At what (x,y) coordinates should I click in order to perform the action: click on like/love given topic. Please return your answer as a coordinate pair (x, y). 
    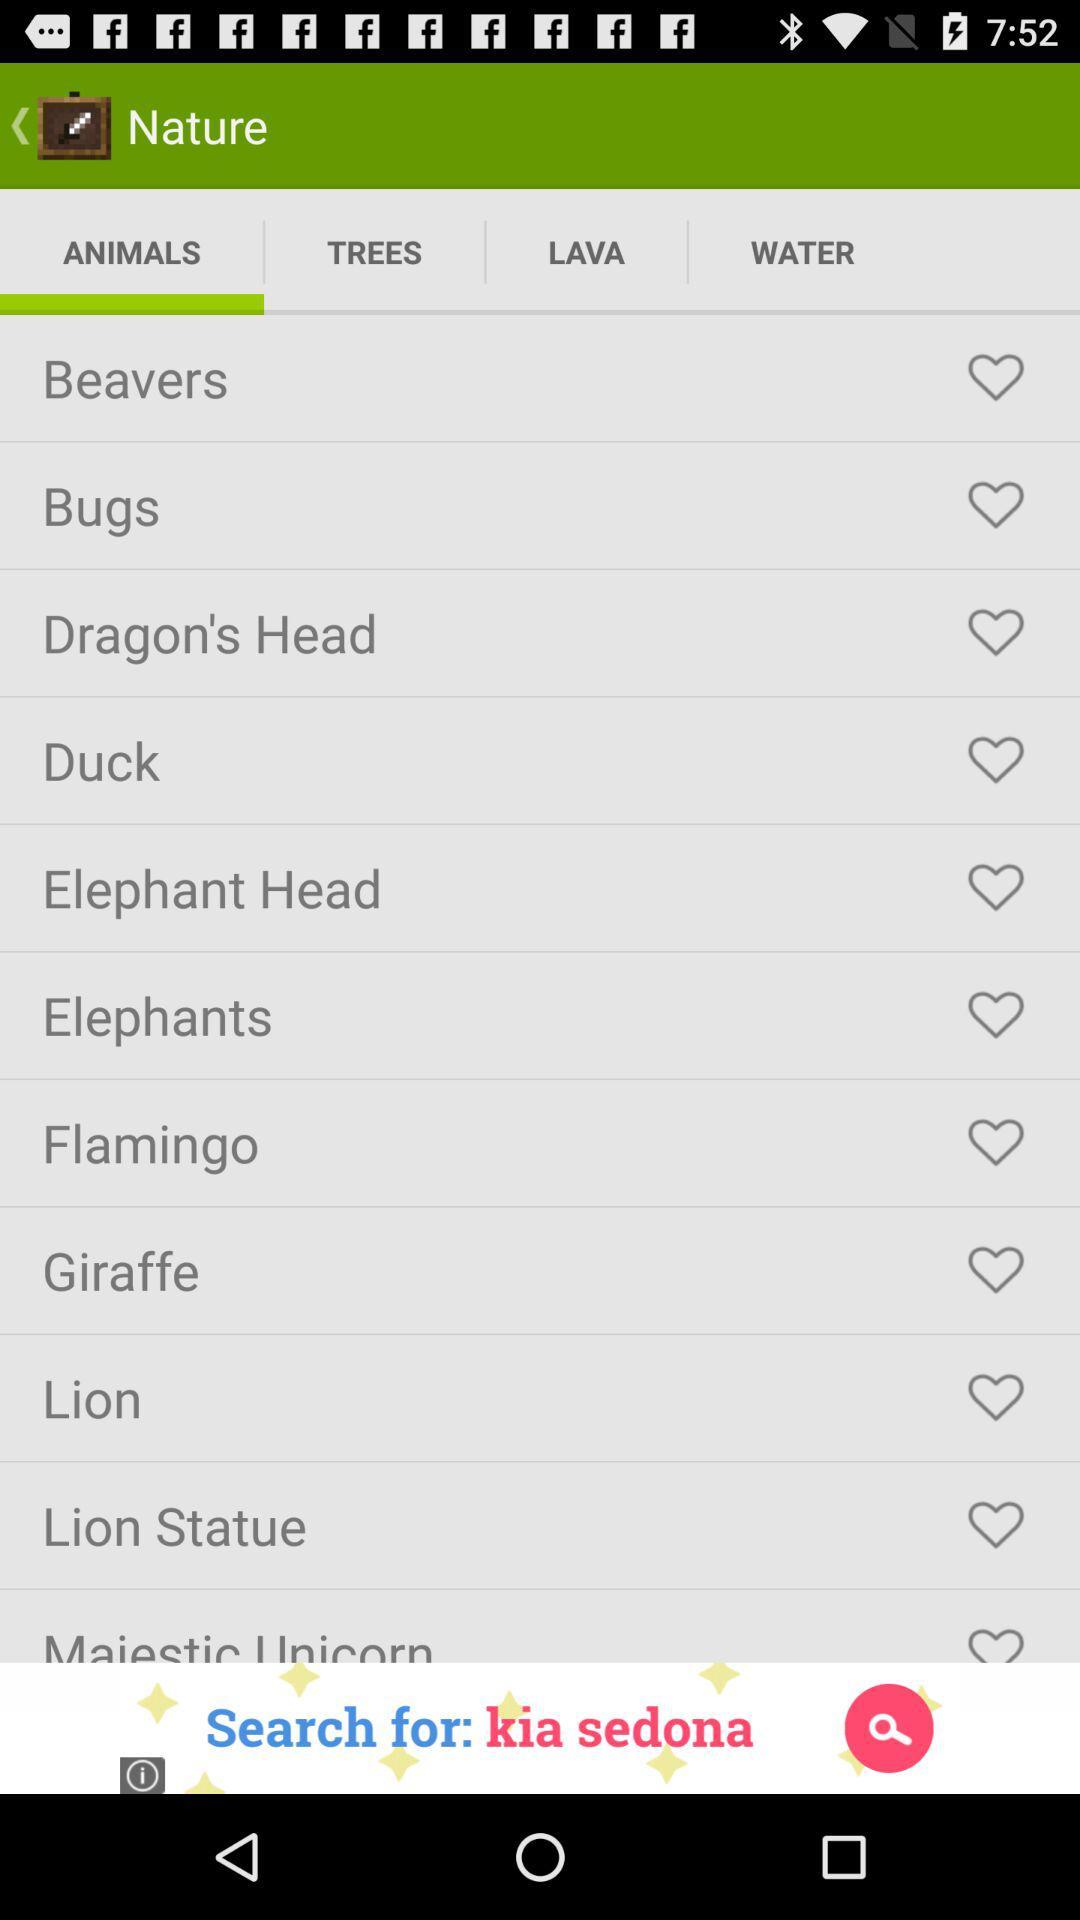
    Looking at the image, I should click on (995, 759).